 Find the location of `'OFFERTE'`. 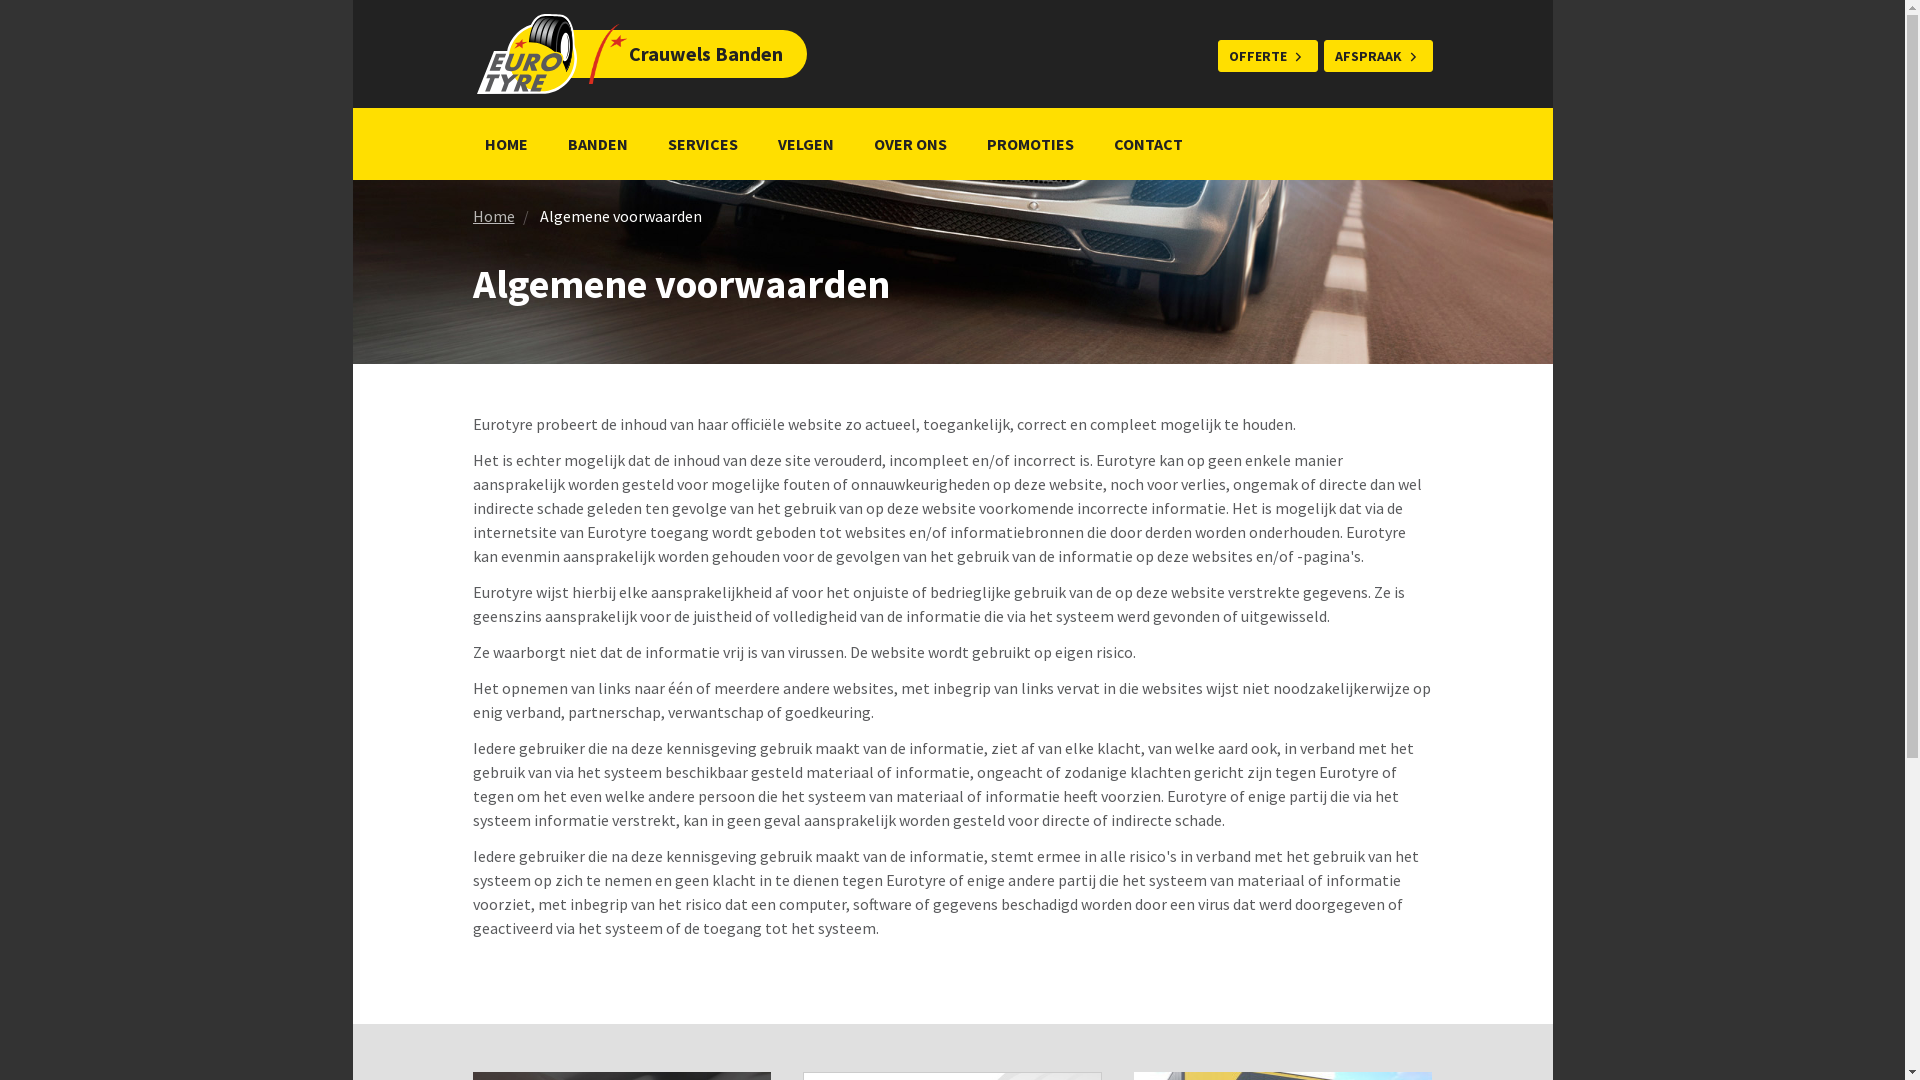

'OFFERTE' is located at coordinates (1266, 55).